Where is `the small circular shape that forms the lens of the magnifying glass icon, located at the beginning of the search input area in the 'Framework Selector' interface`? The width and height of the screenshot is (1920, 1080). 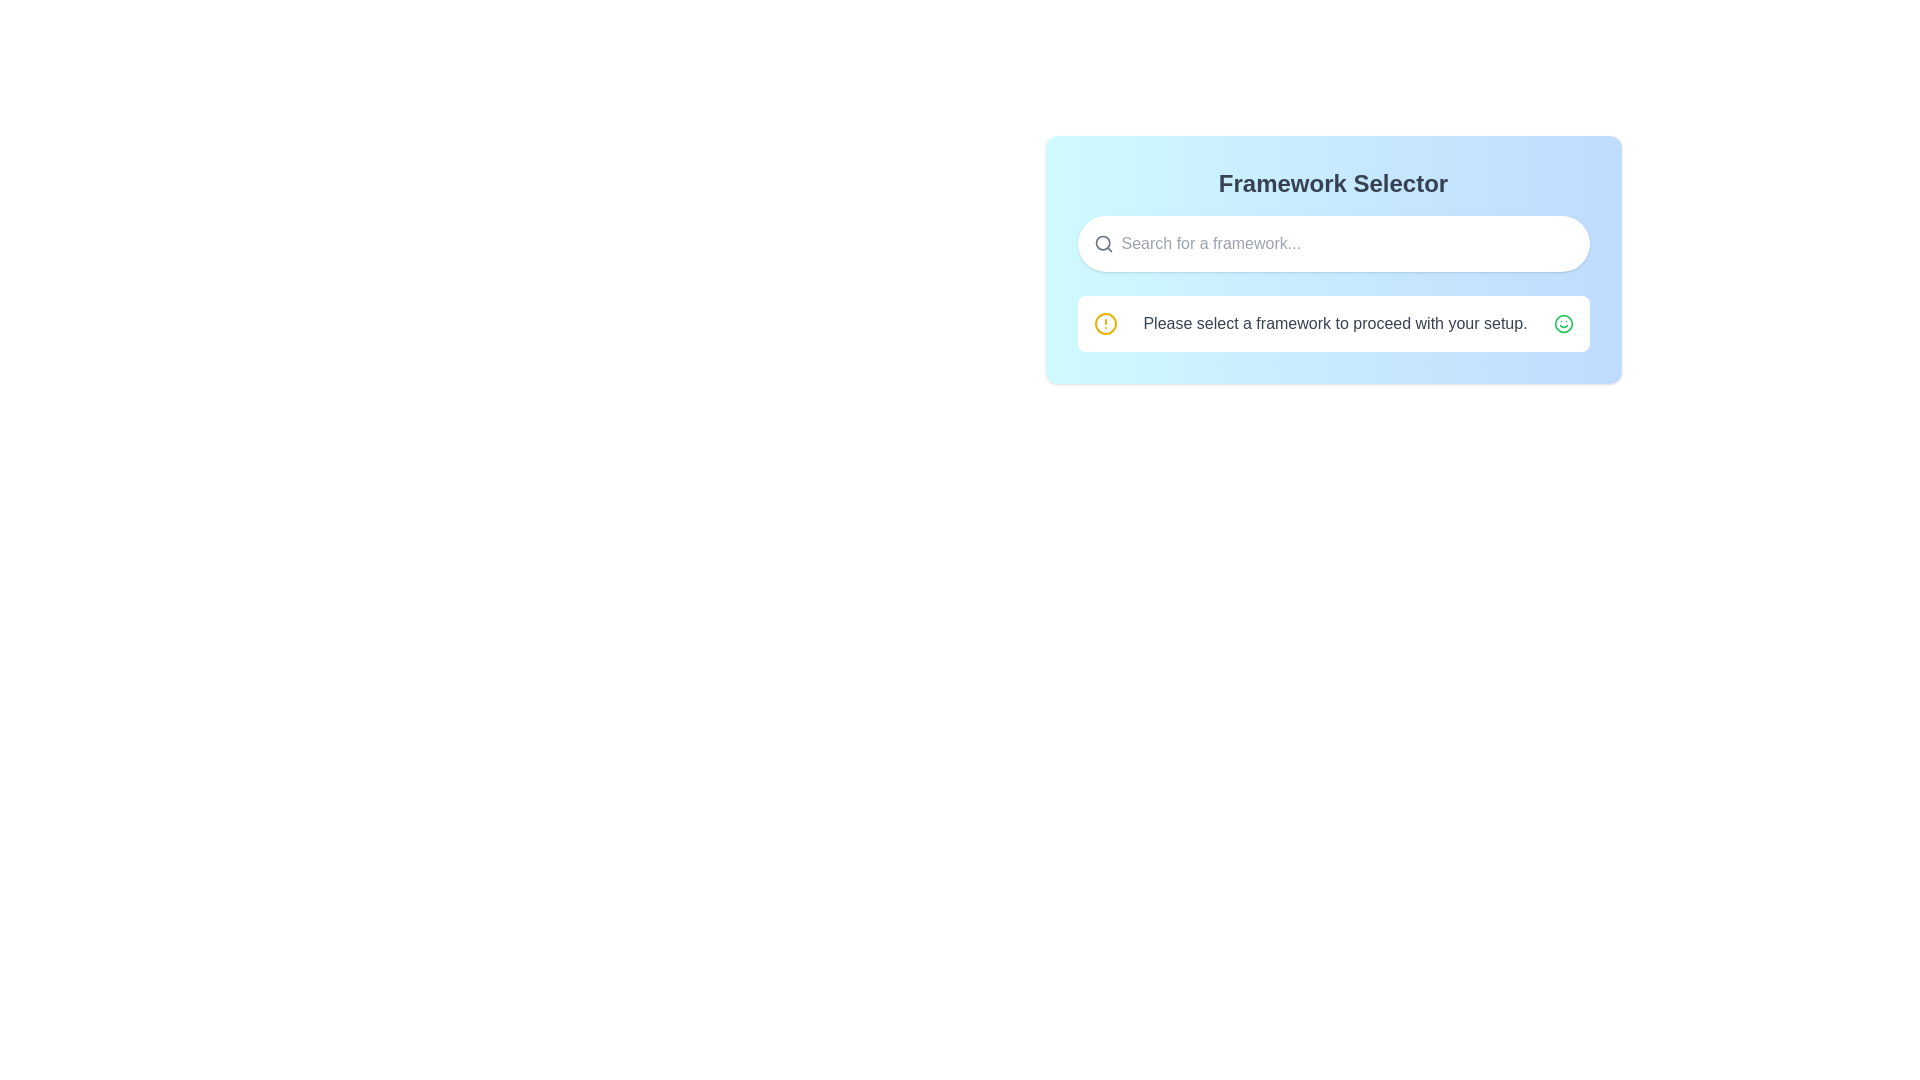 the small circular shape that forms the lens of the magnifying glass icon, located at the beginning of the search input area in the 'Framework Selector' interface is located at coordinates (1101, 242).